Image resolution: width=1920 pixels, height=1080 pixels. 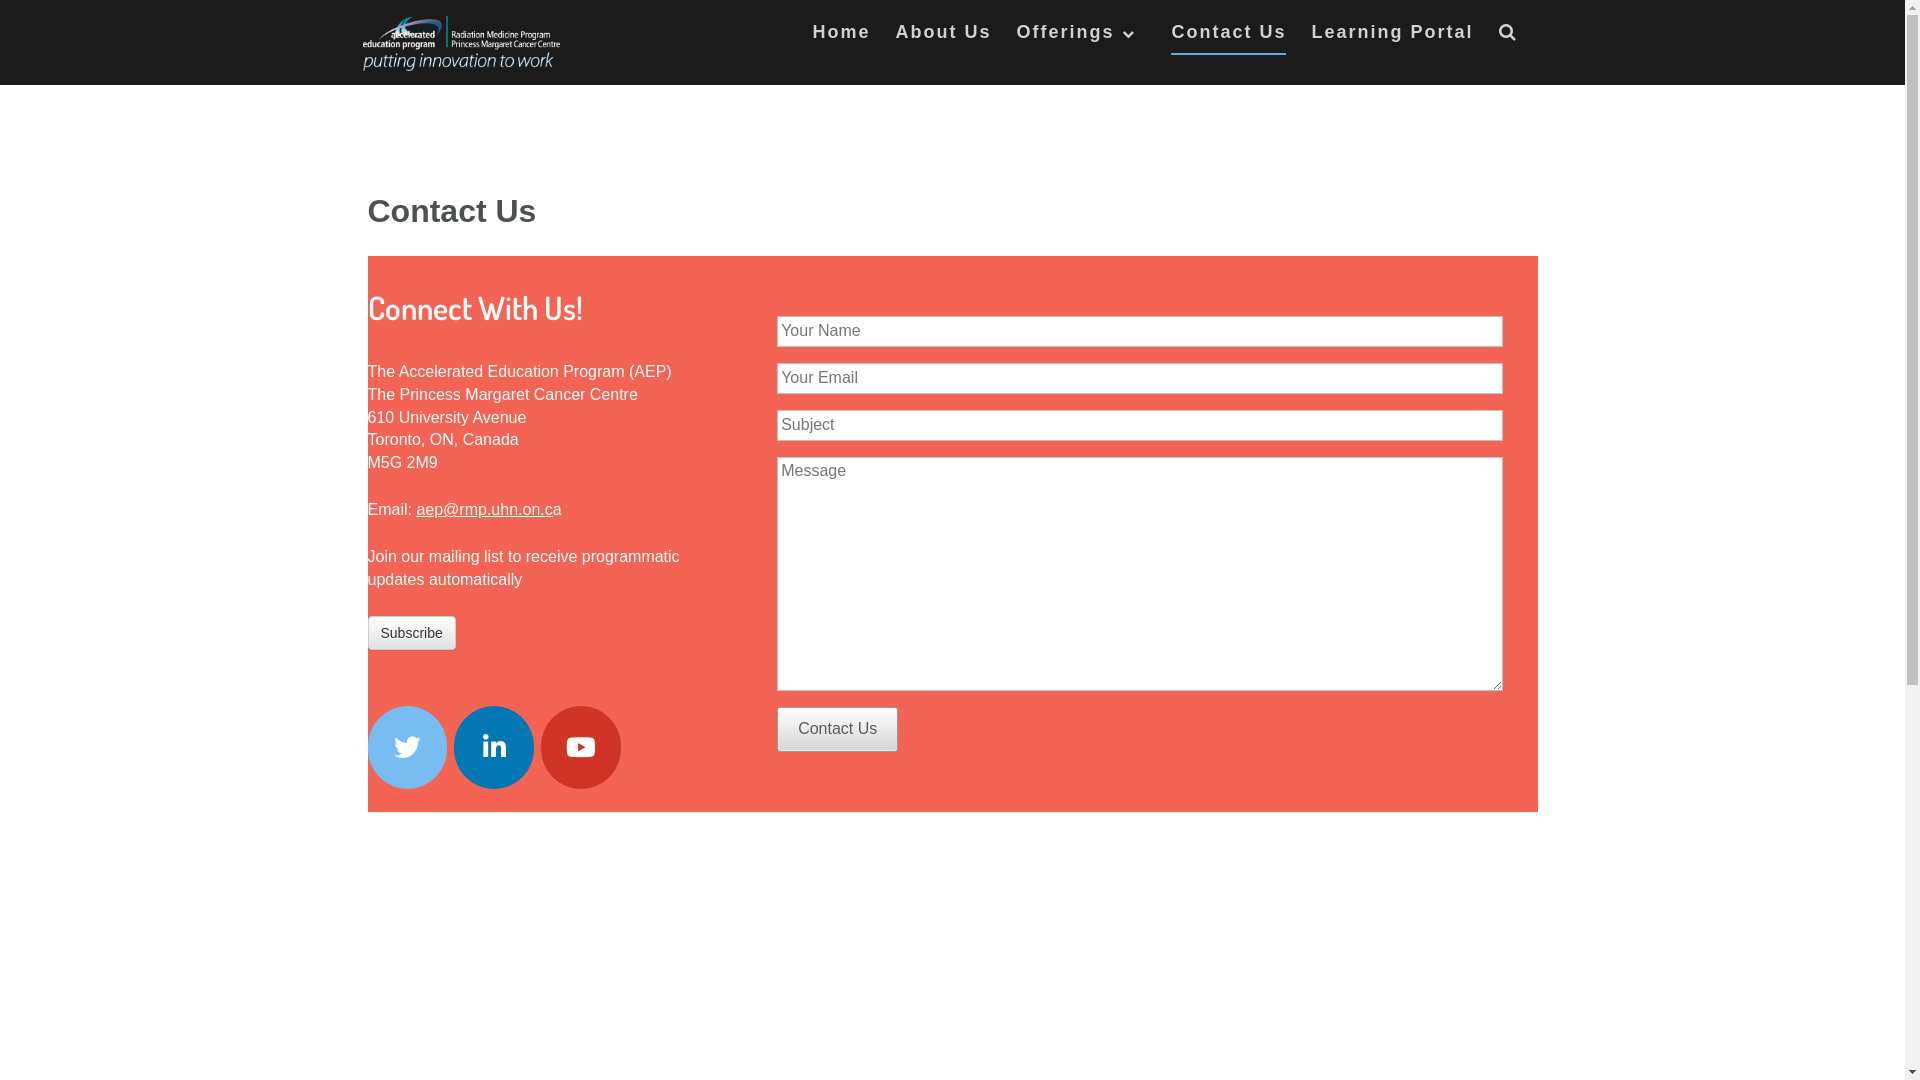 What do you see at coordinates (488, 508) in the screenshot?
I see `'aep@rmp.uhn.on.ca'` at bounding box center [488, 508].